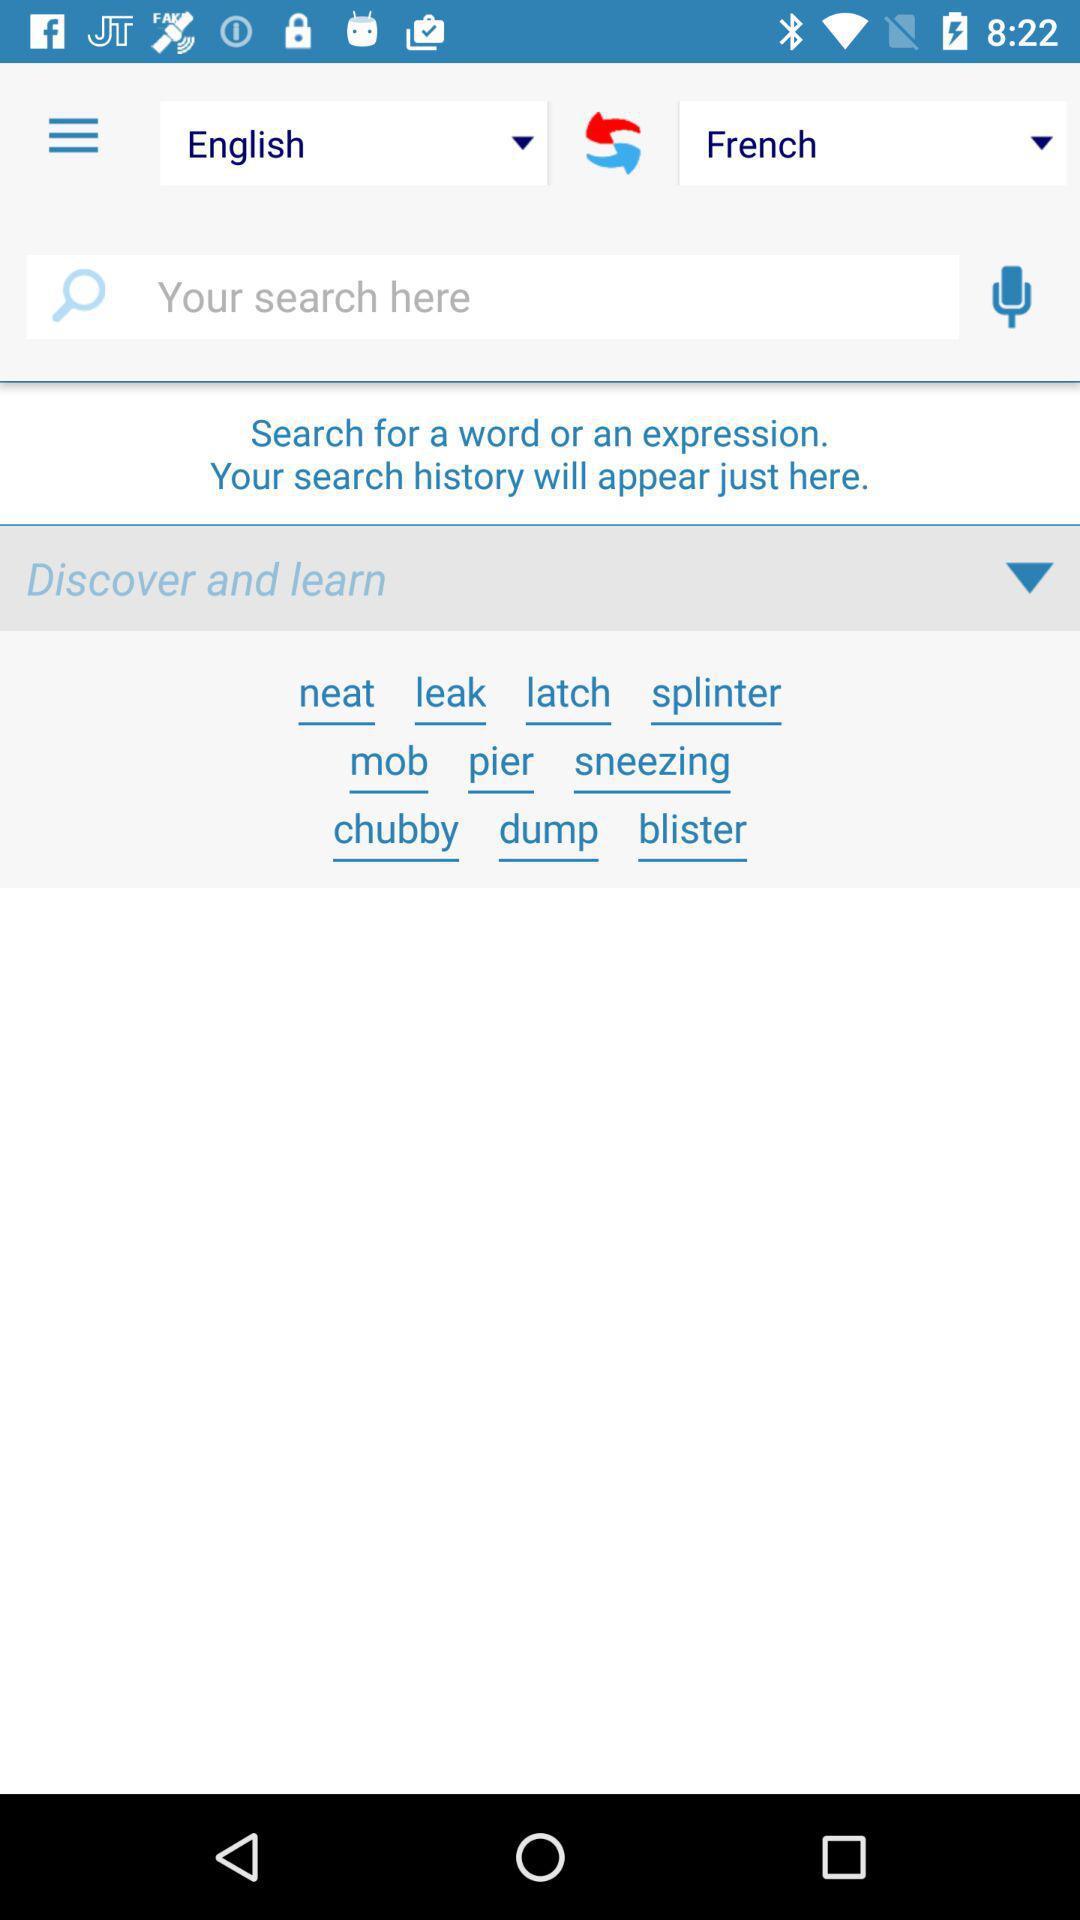  What do you see at coordinates (612, 142) in the screenshot?
I see `swap languages` at bounding box center [612, 142].